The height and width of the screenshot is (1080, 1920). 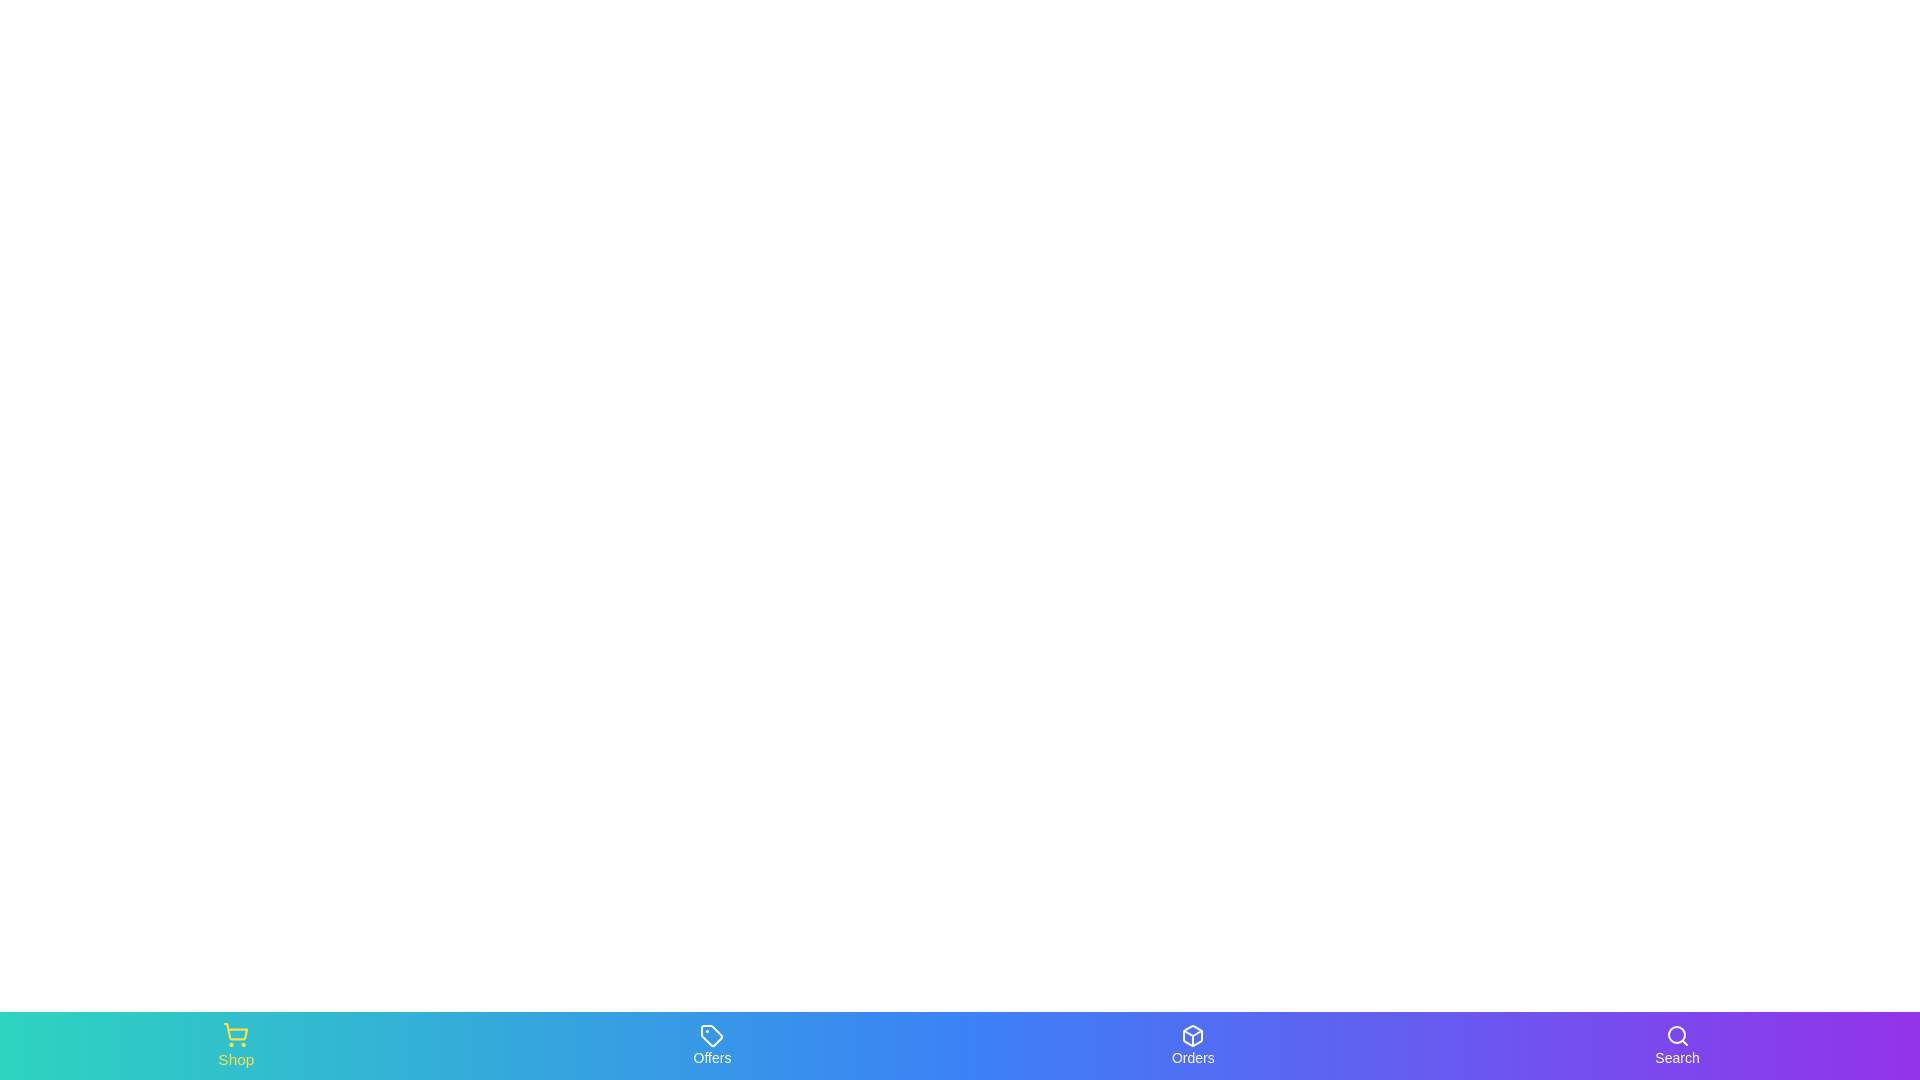 What do you see at coordinates (711, 1044) in the screenshot?
I see `the Offers tab` at bounding box center [711, 1044].